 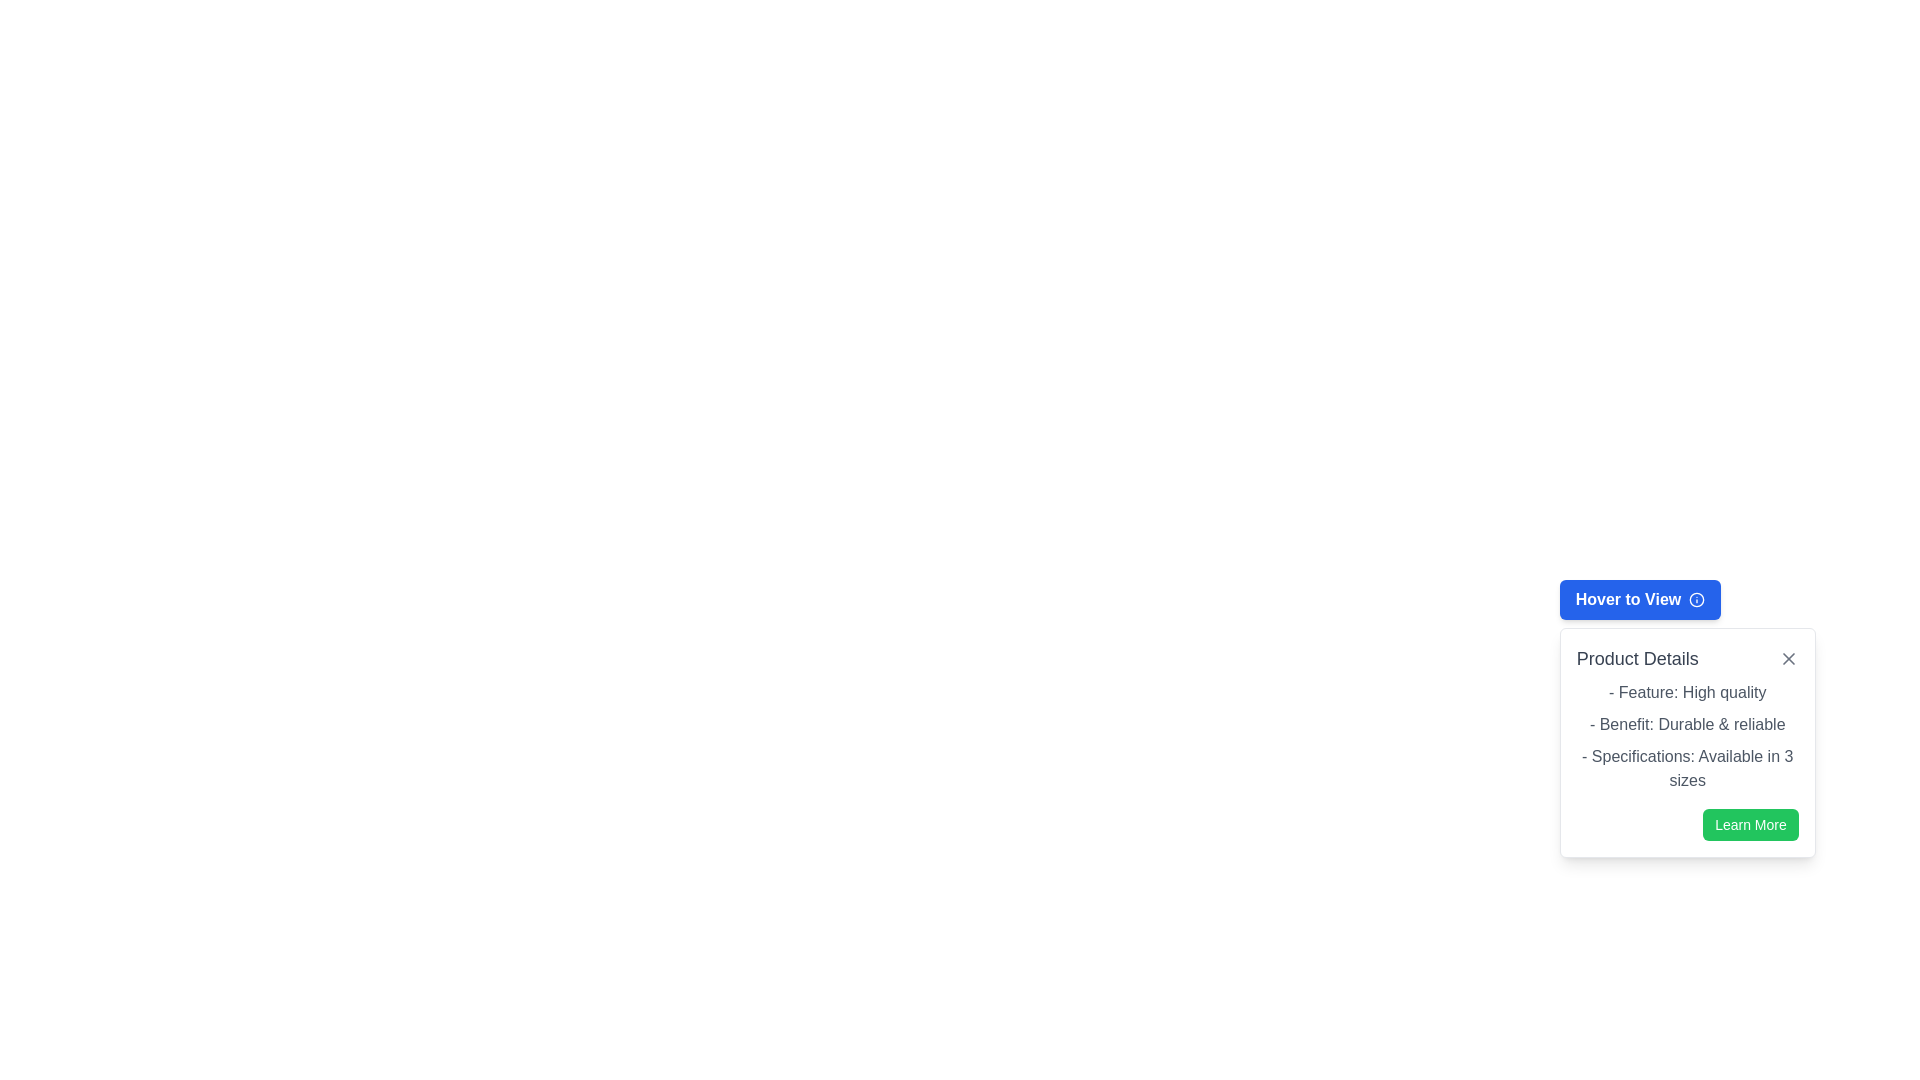 I want to click on information displayed in the third item of the 'Product Details' dialog box, which provides specifications of the product, so click(x=1686, y=767).